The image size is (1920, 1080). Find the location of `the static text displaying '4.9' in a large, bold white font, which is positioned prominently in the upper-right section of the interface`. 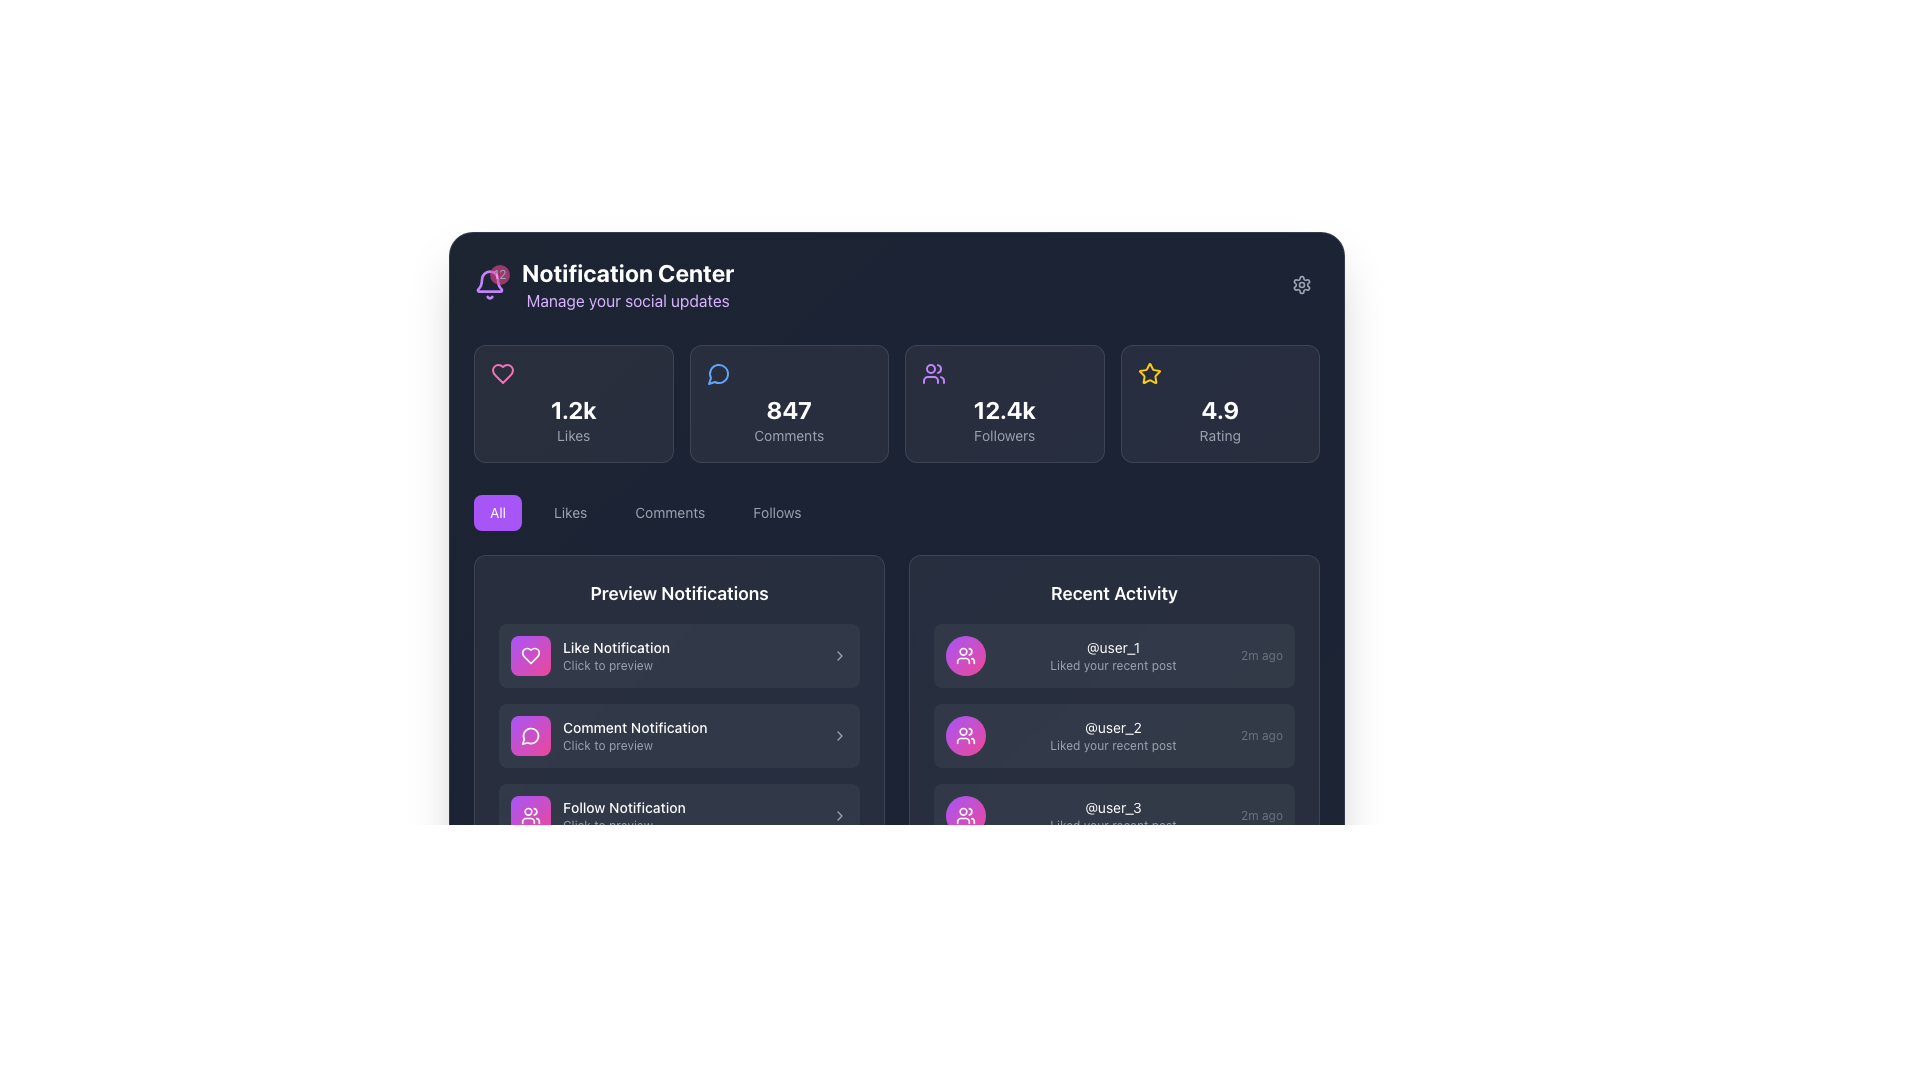

the static text displaying '4.9' in a large, bold white font, which is positioned prominently in the upper-right section of the interface is located at coordinates (1219, 408).